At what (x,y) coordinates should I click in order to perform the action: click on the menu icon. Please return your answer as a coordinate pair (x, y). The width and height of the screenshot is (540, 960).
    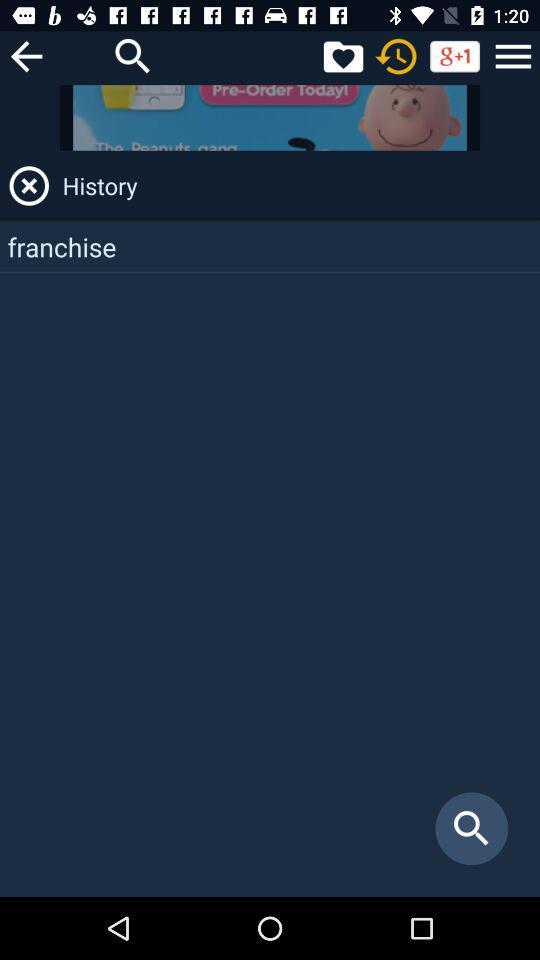
    Looking at the image, I should click on (513, 55).